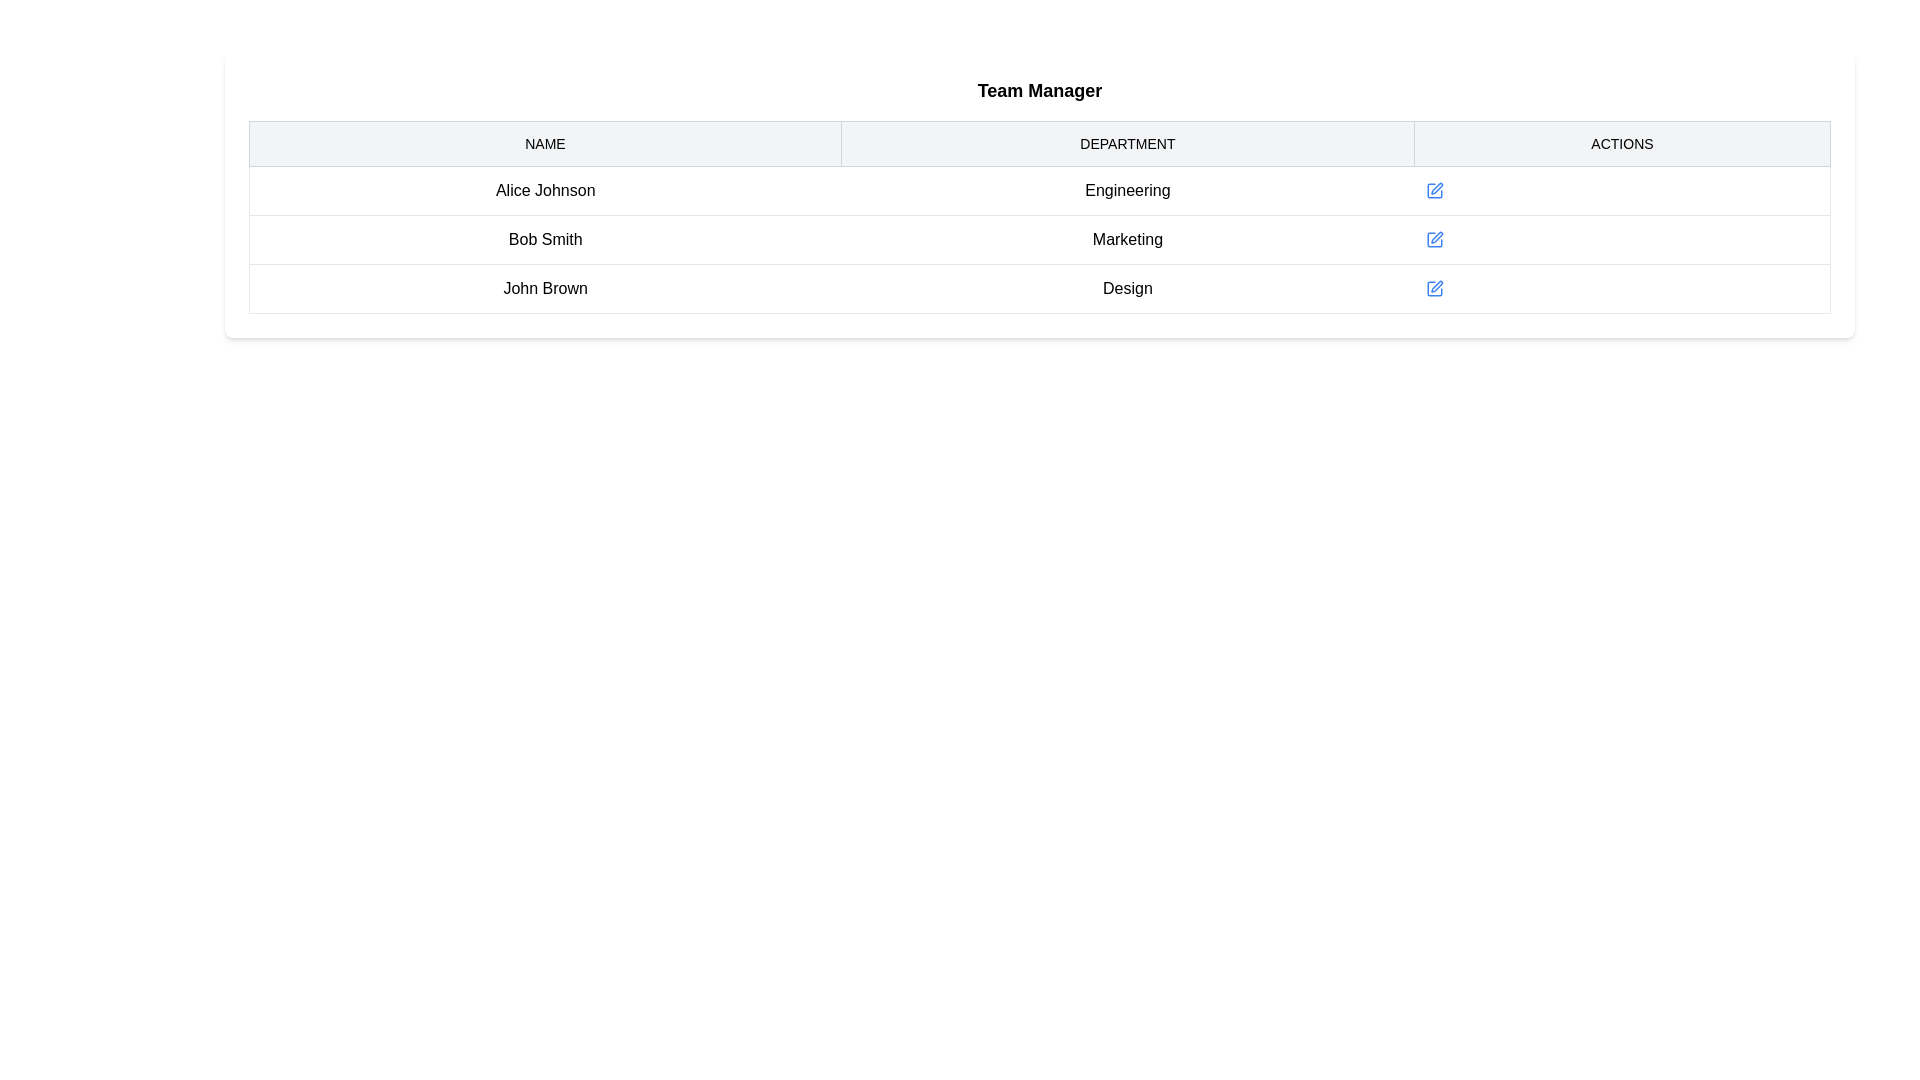 Image resolution: width=1920 pixels, height=1080 pixels. I want to click on the third SVG-based pen icon in the 'Actions' column of the table next to 'John Brown' to initiate editing, so click(1434, 289).